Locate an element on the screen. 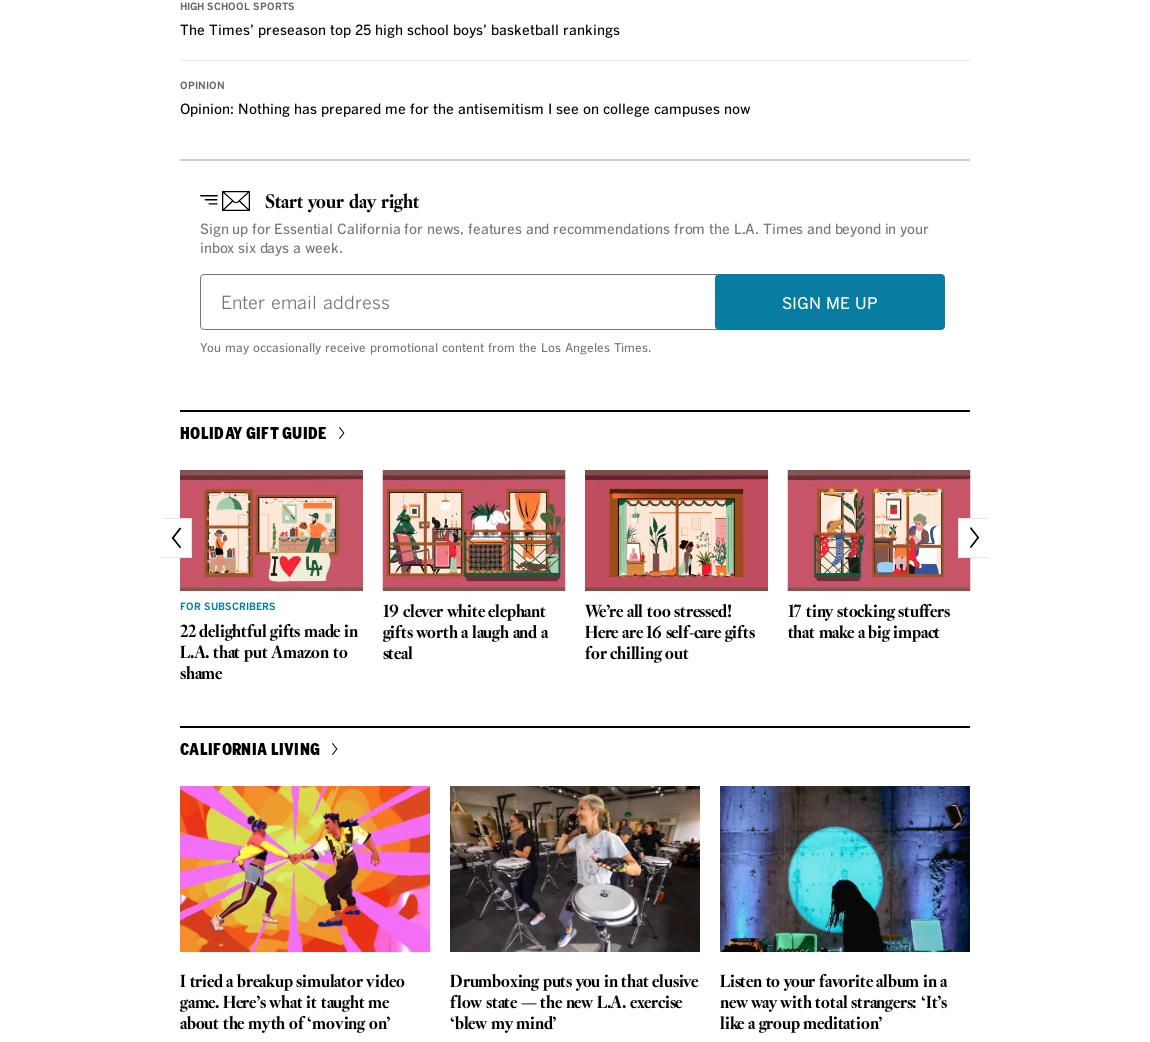 Image resolution: width=1150 pixels, height=1042 pixels. 'Listen to your favorite album in a new way with total strangers: ‘It’s like a group meditation’' is located at coordinates (717, 1003).